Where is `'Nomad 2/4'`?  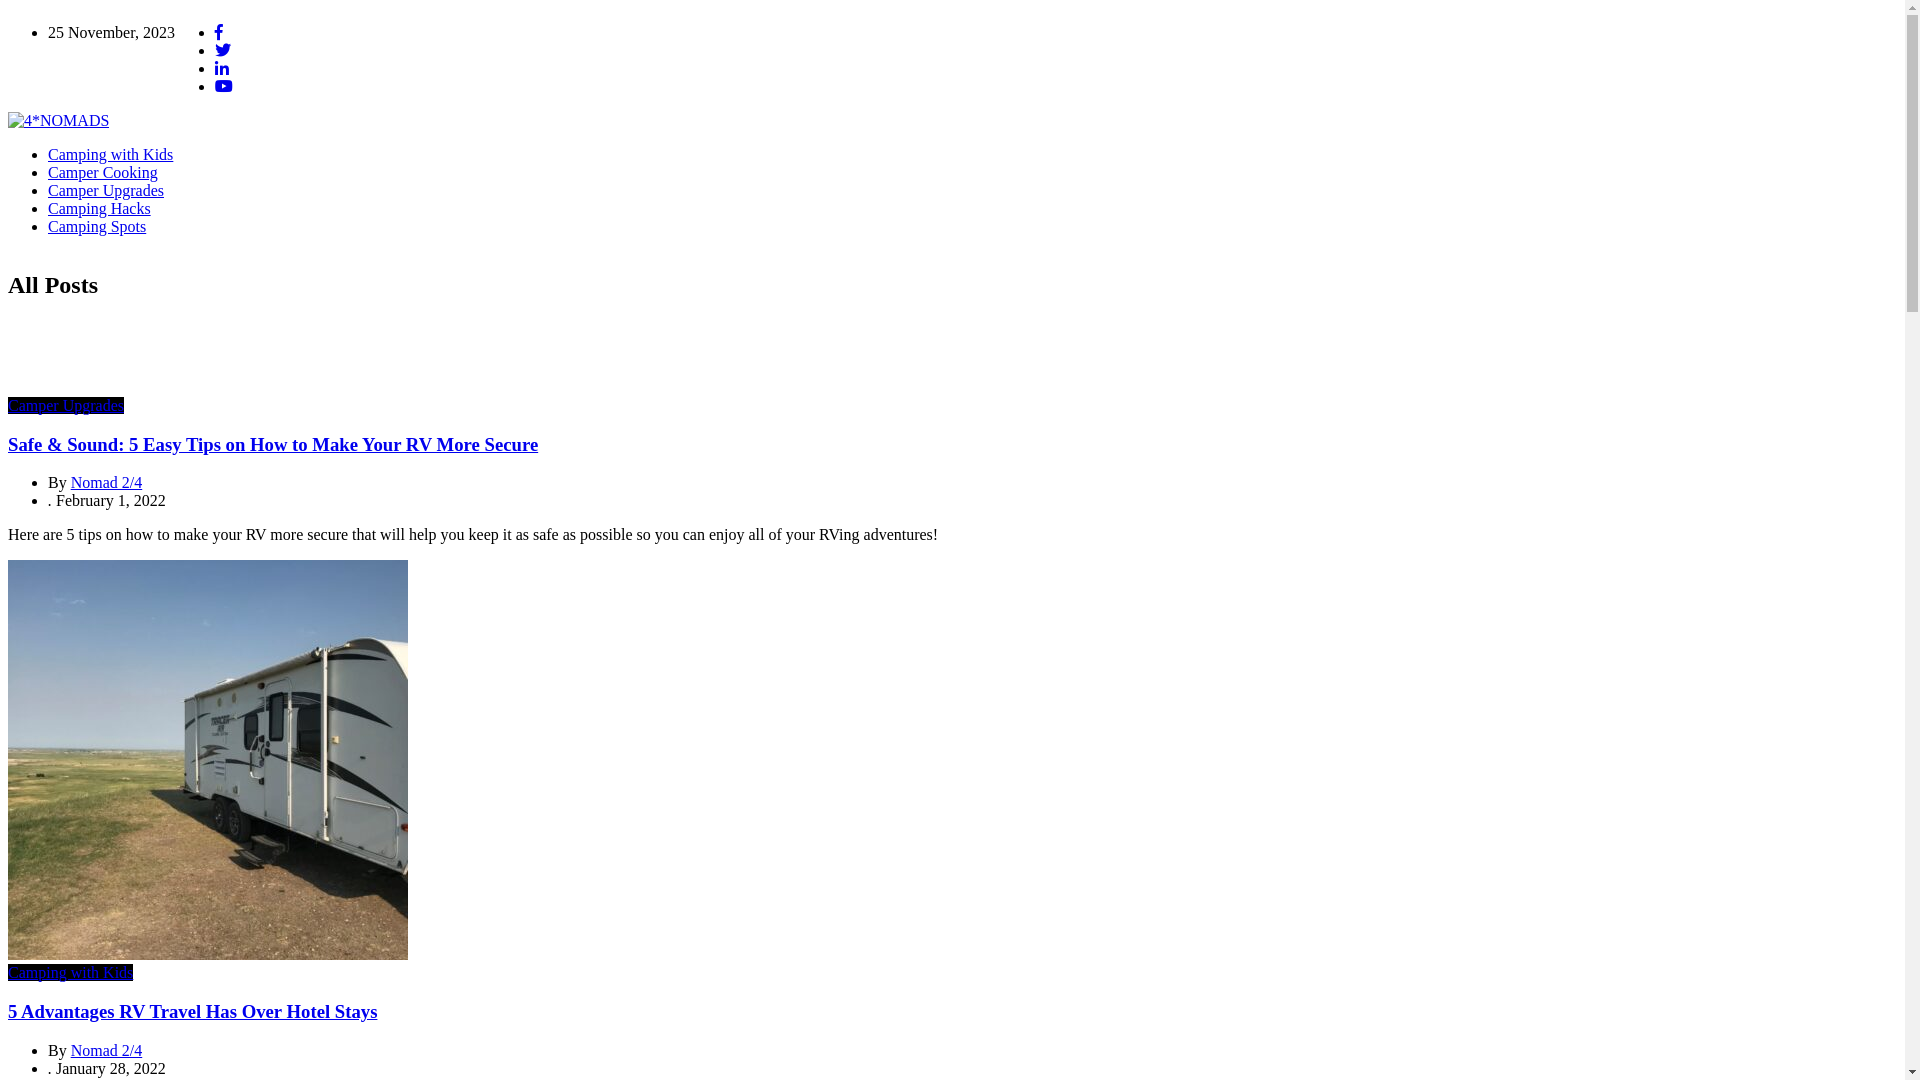 'Nomad 2/4' is located at coordinates (105, 1049).